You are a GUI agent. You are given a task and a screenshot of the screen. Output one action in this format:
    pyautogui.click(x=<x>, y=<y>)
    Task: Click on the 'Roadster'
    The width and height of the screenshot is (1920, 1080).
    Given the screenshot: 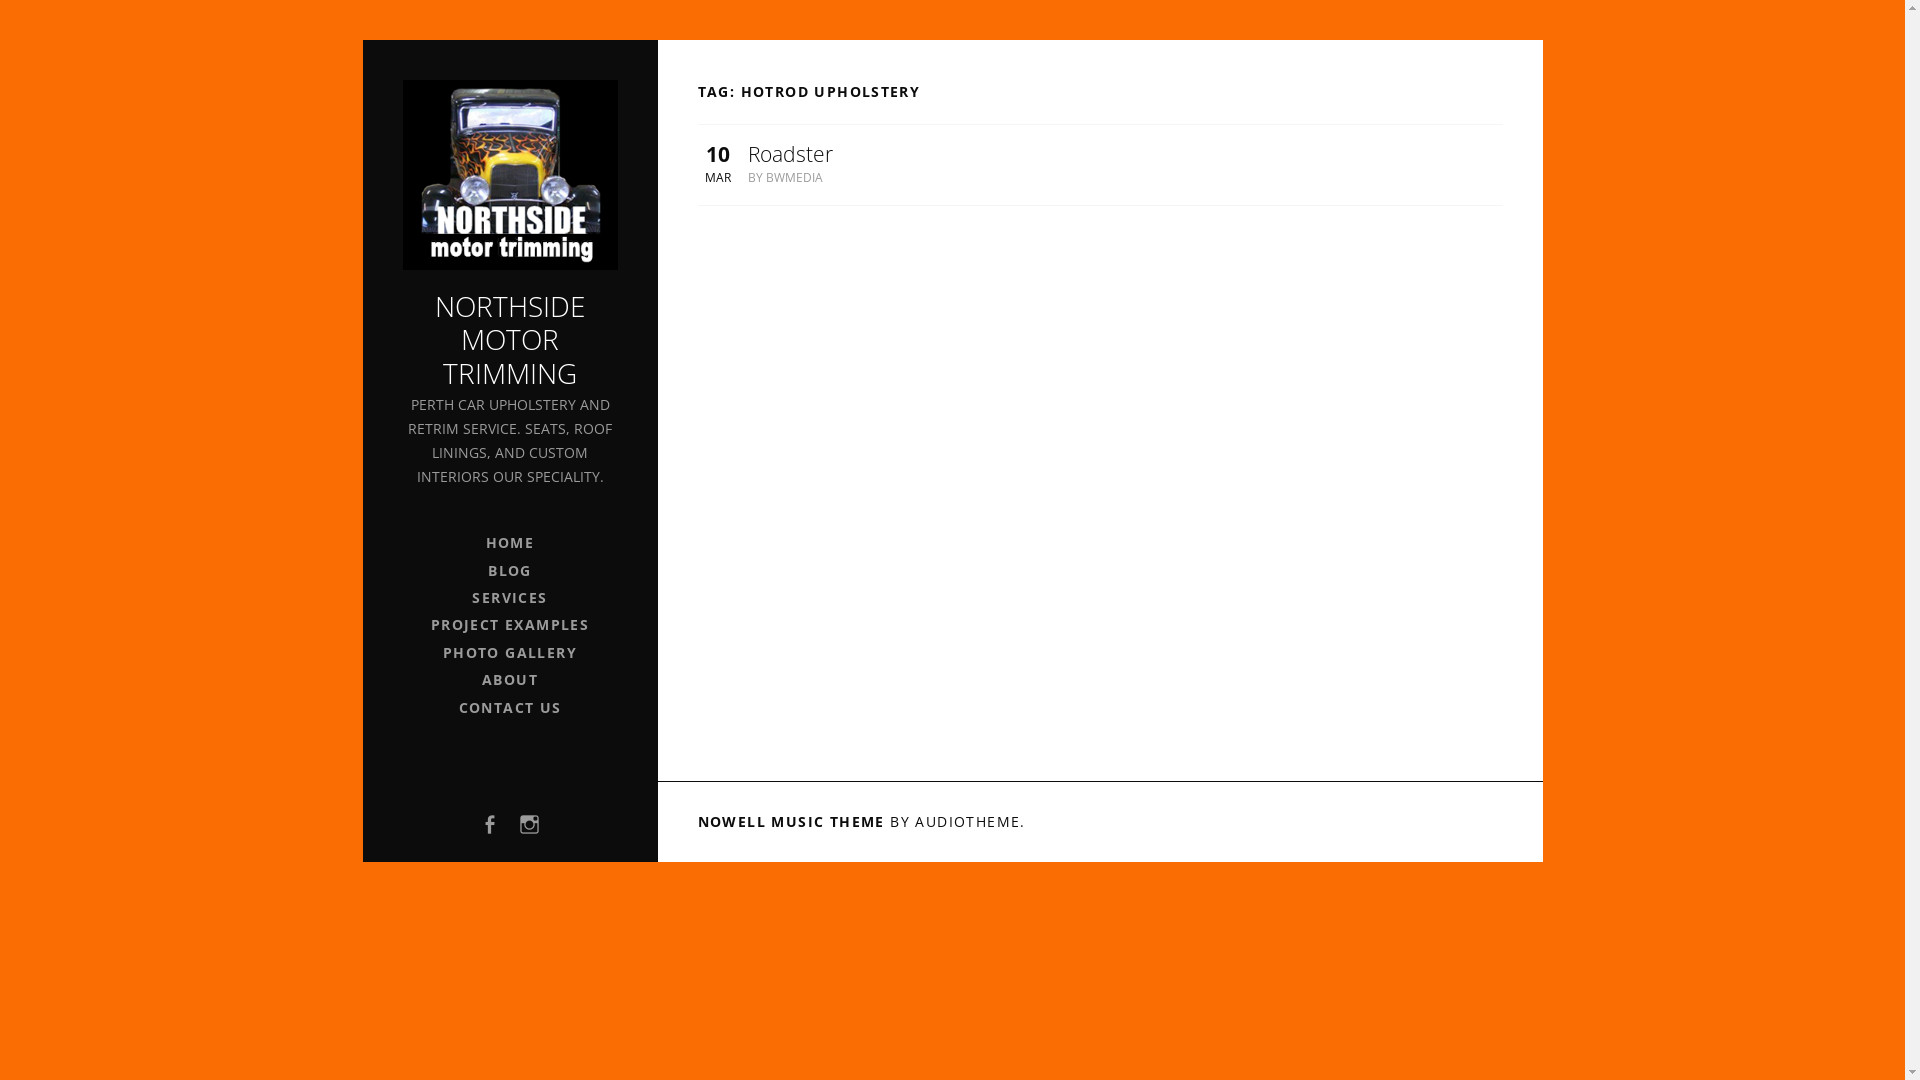 What is the action you would take?
    pyautogui.click(x=789, y=153)
    